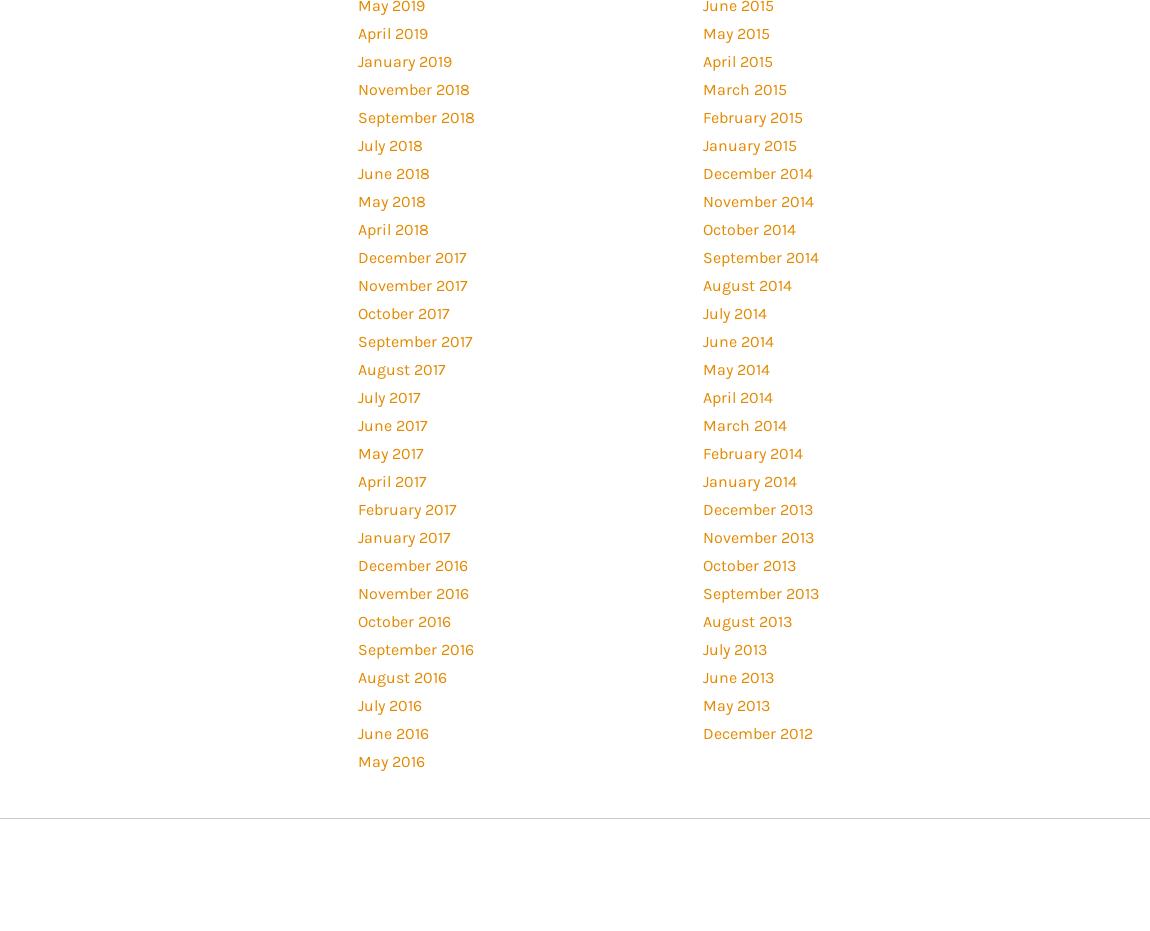 This screenshot has width=1150, height=931. What do you see at coordinates (736, 59) in the screenshot?
I see `'April 2015'` at bounding box center [736, 59].